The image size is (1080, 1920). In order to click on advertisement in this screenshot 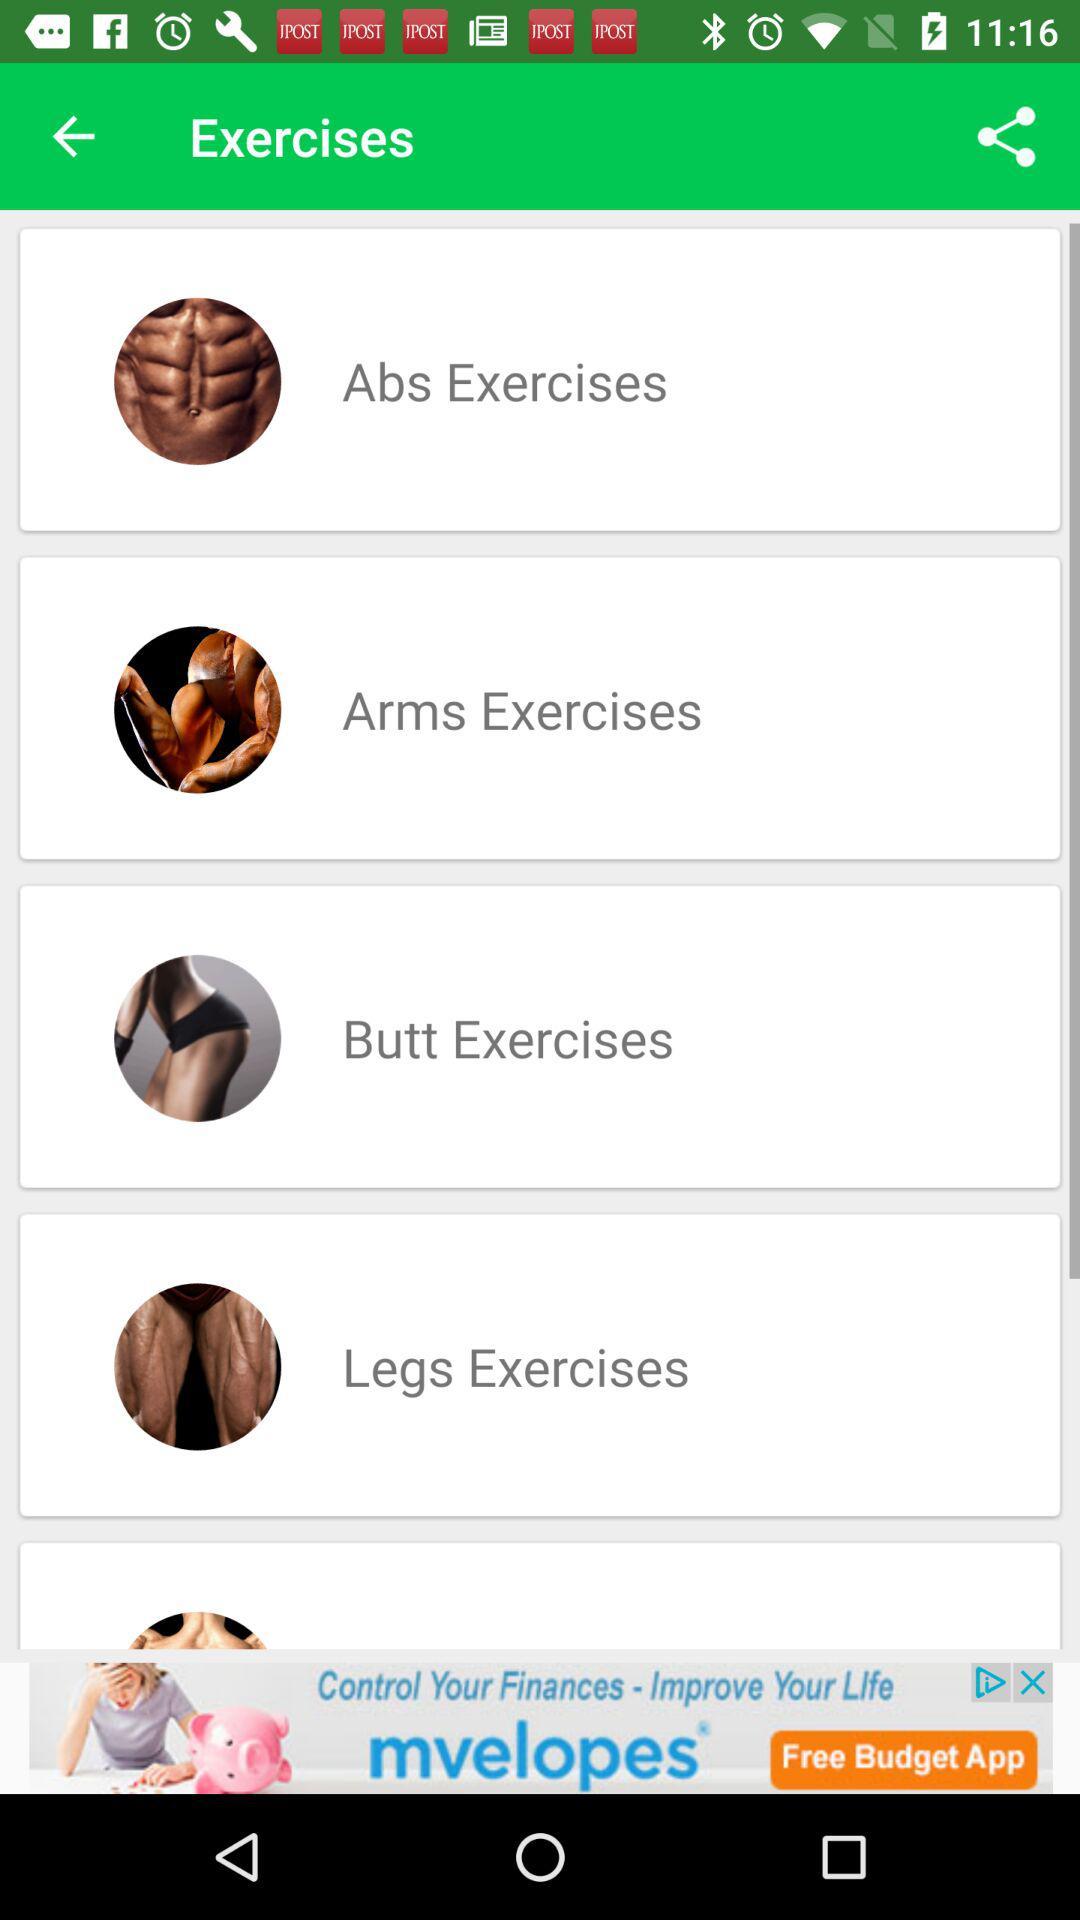, I will do `click(540, 1727)`.